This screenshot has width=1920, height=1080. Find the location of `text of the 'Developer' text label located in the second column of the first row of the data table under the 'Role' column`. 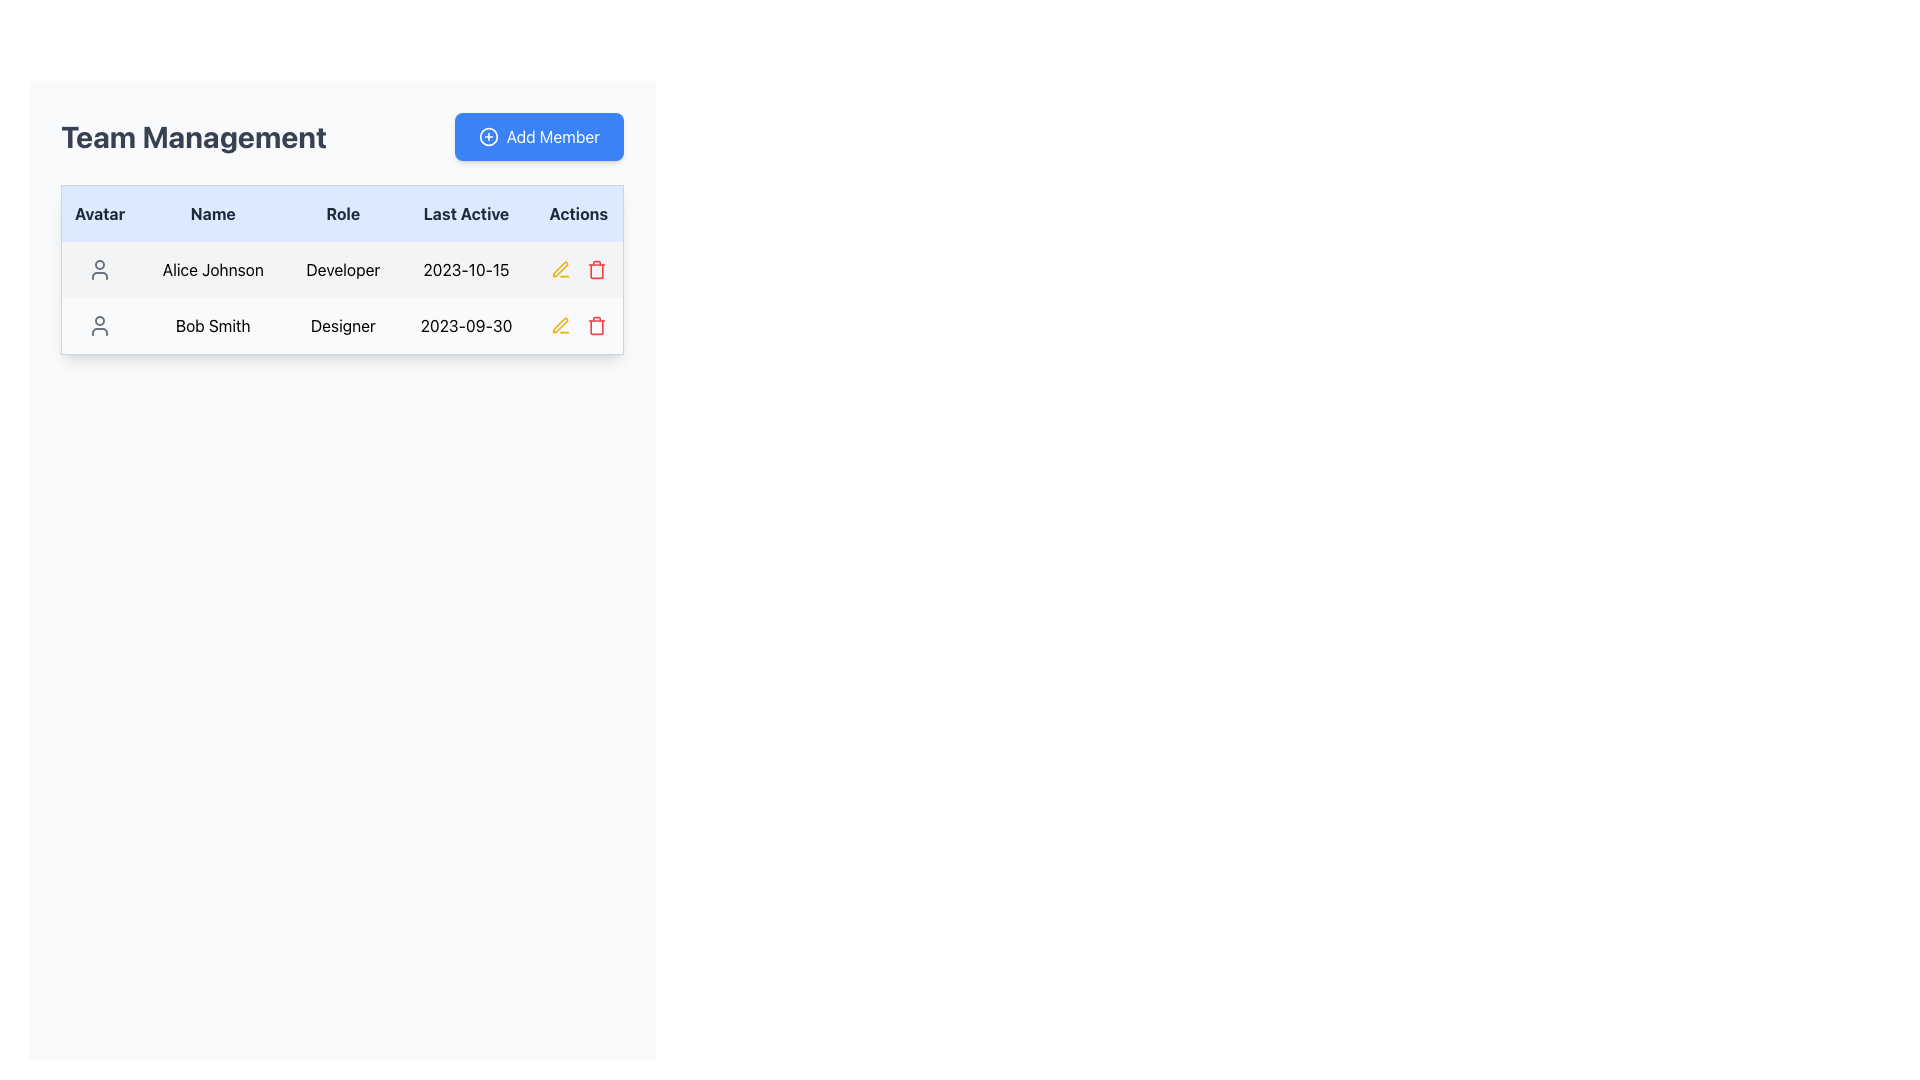

text of the 'Developer' text label located in the second column of the first row of the data table under the 'Role' column is located at coordinates (343, 270).